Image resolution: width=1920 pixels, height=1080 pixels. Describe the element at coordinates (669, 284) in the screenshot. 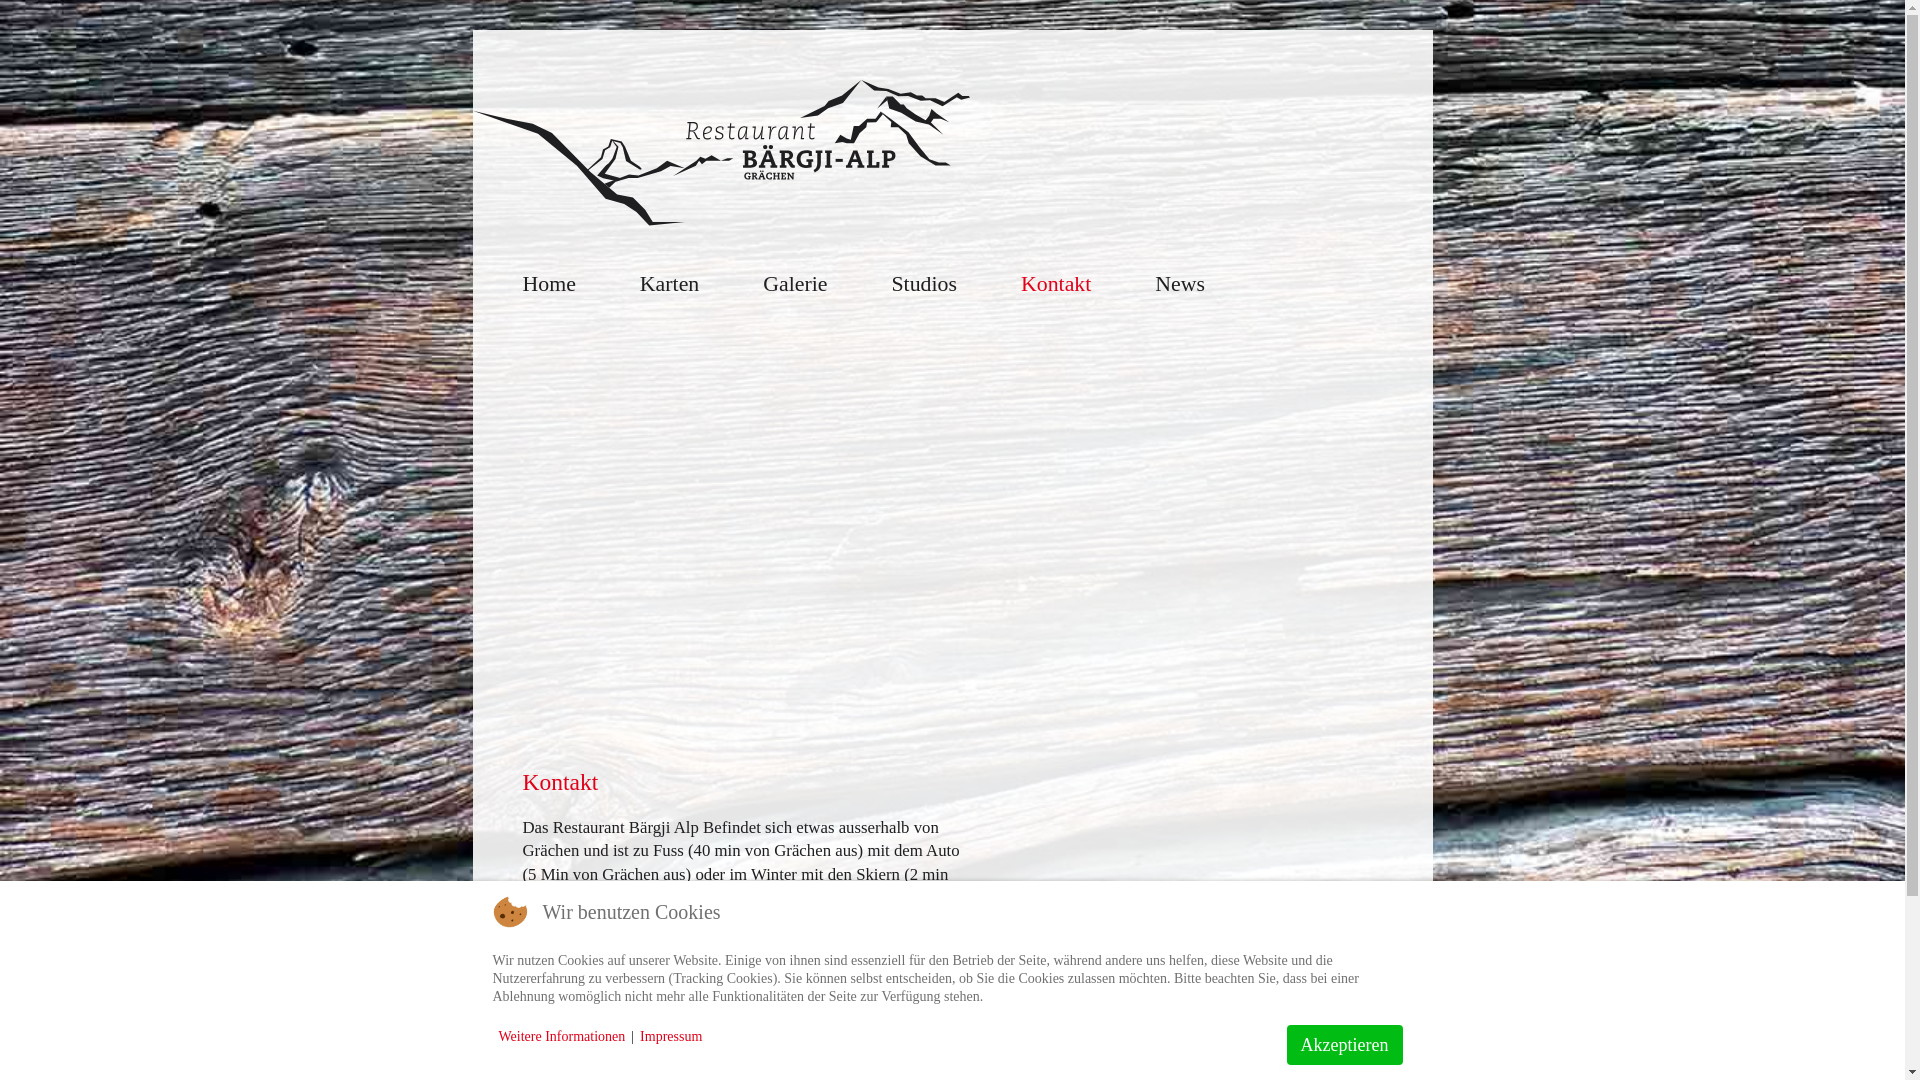

I see `'Karten'` at that location.